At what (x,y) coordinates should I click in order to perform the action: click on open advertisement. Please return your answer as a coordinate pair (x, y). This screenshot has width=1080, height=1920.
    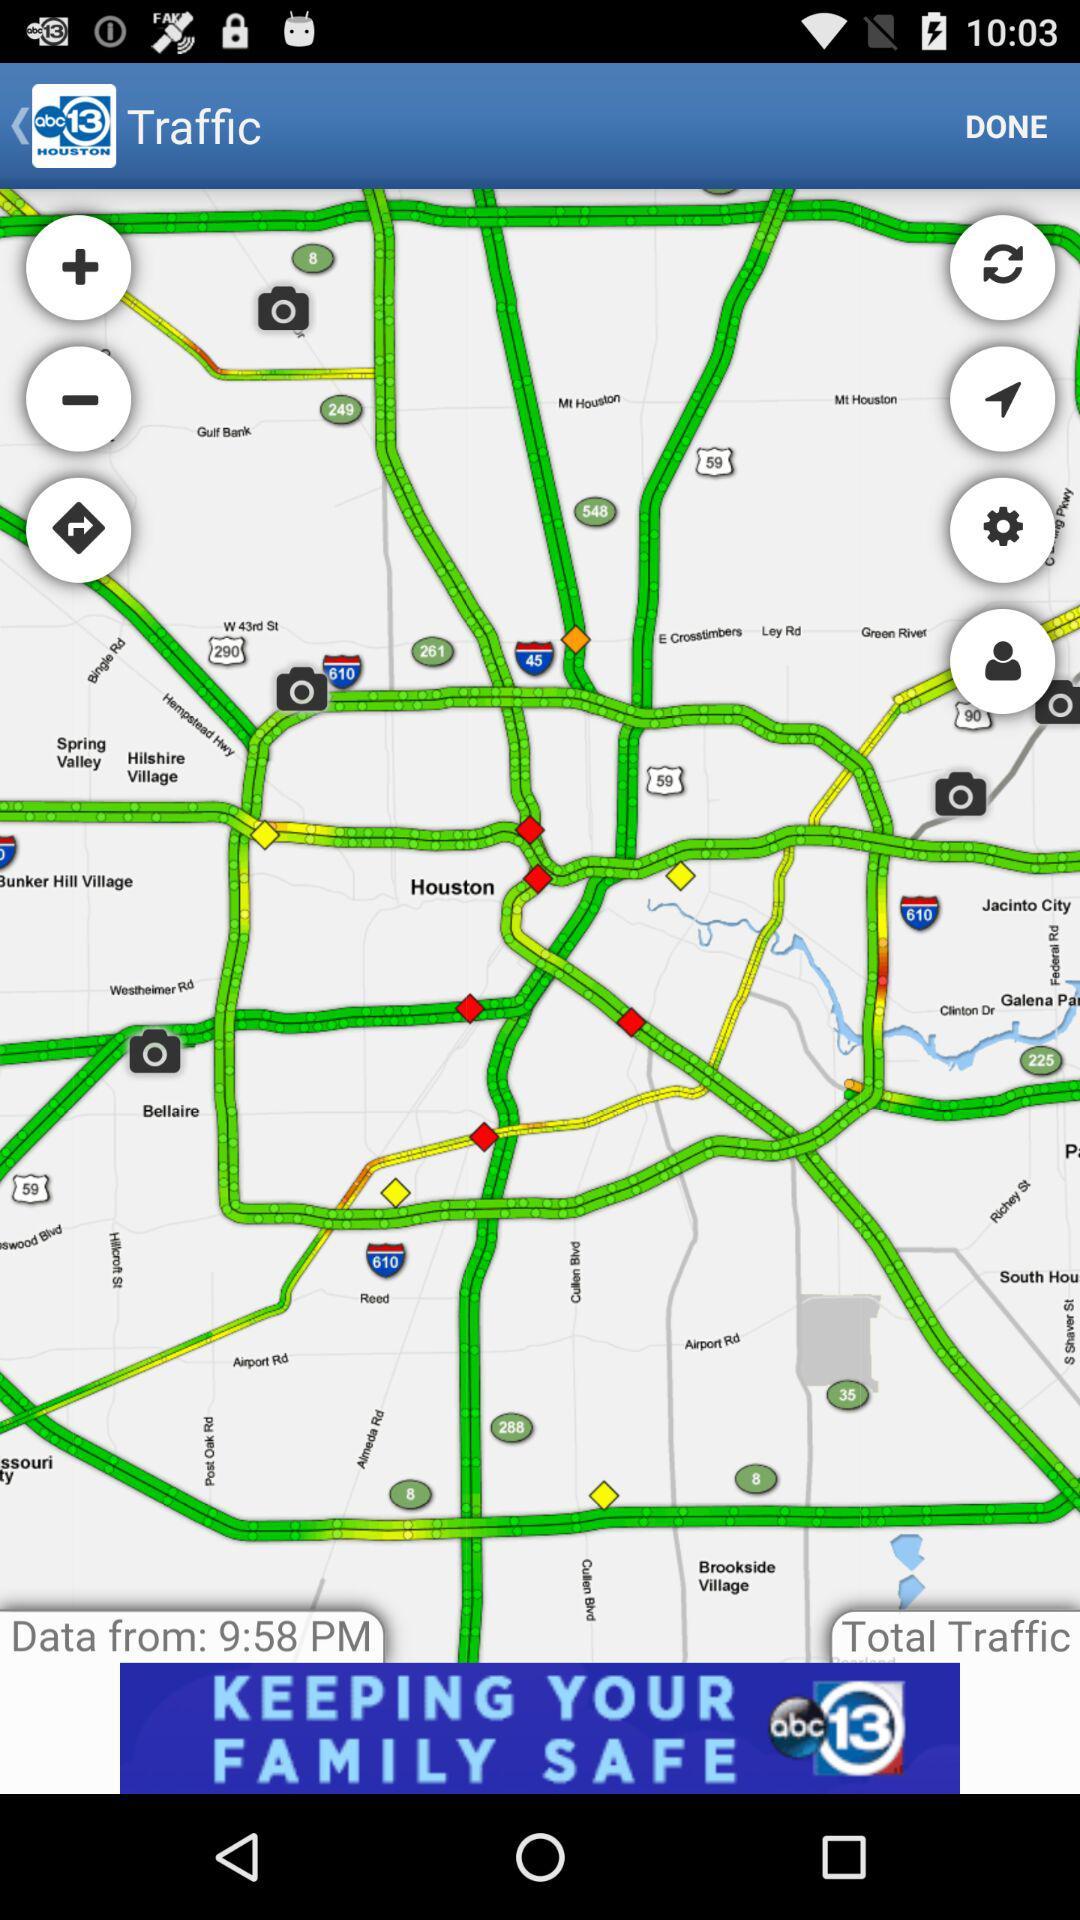
    Looking at the image, I should click on (540, 1727).